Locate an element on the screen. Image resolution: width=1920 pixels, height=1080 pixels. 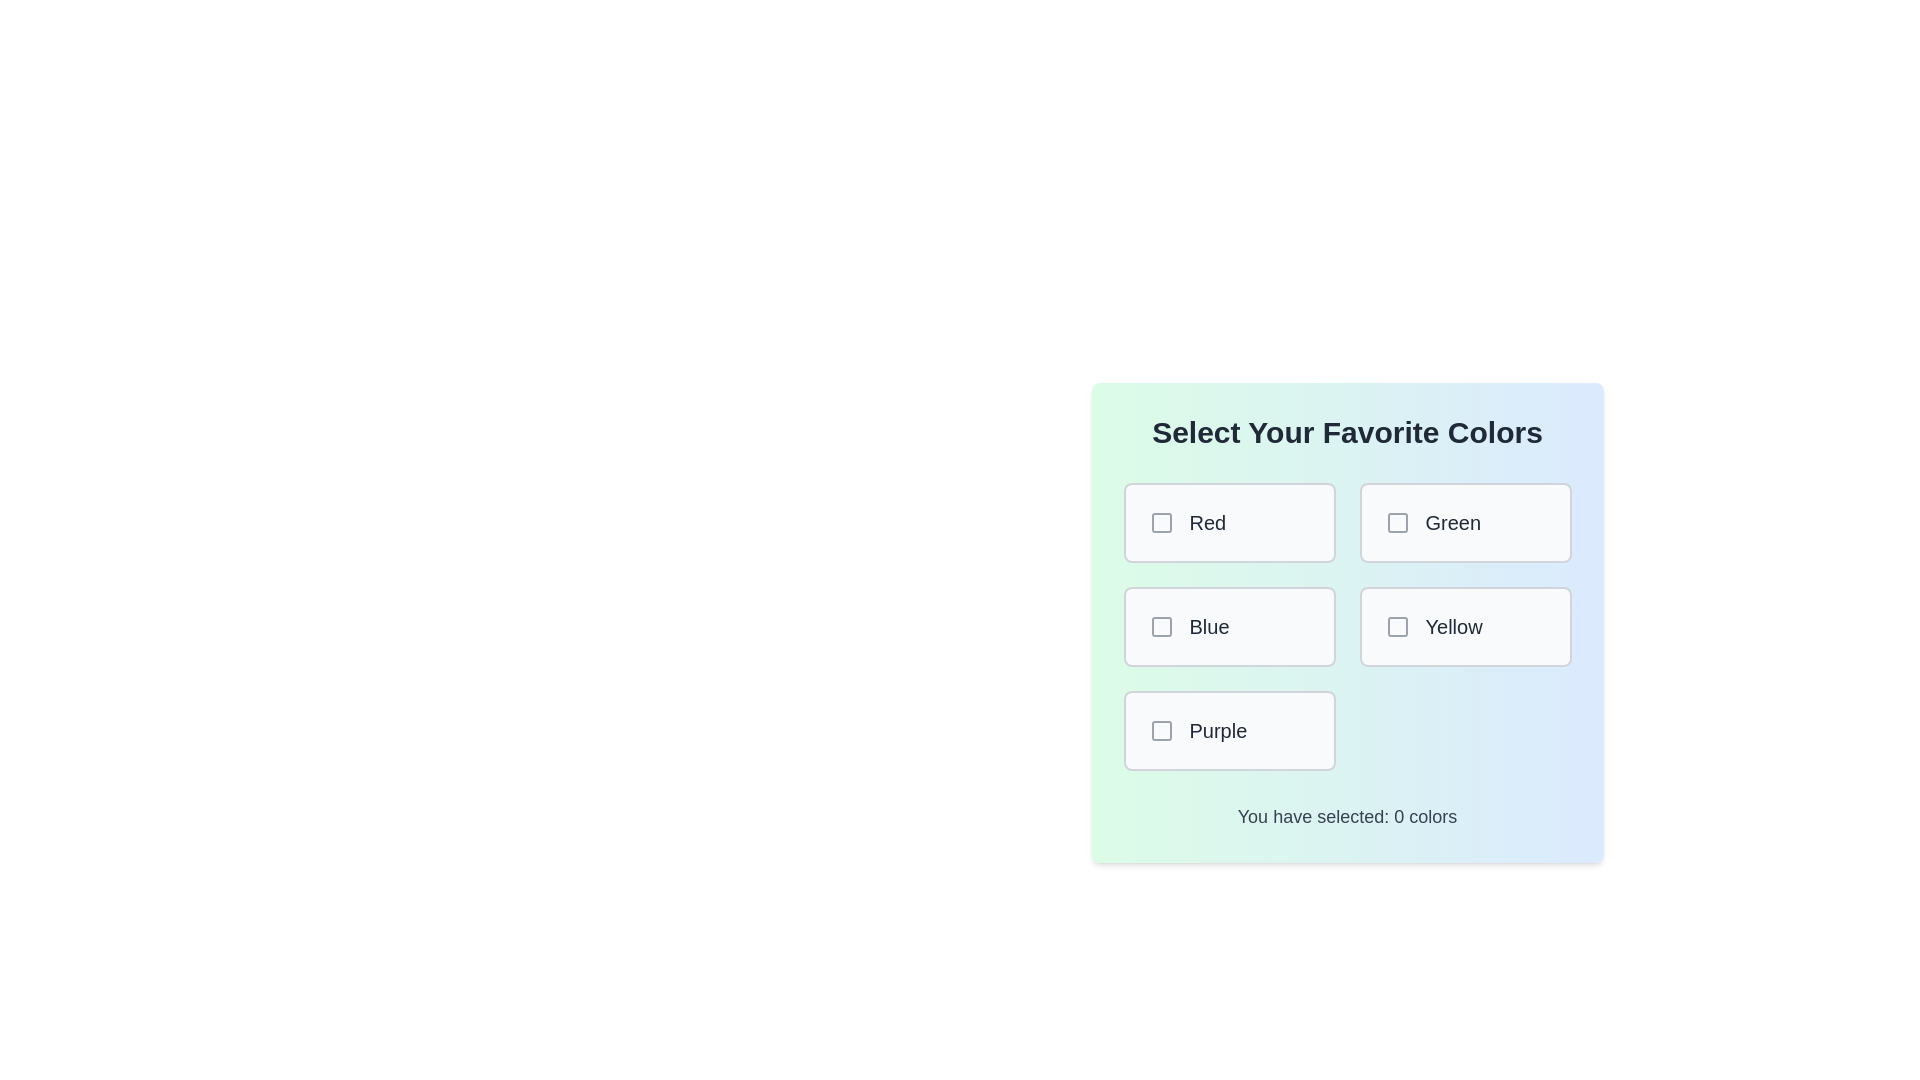
the color Red by clicking its corresponding box is located at coordinates (1228, 522).